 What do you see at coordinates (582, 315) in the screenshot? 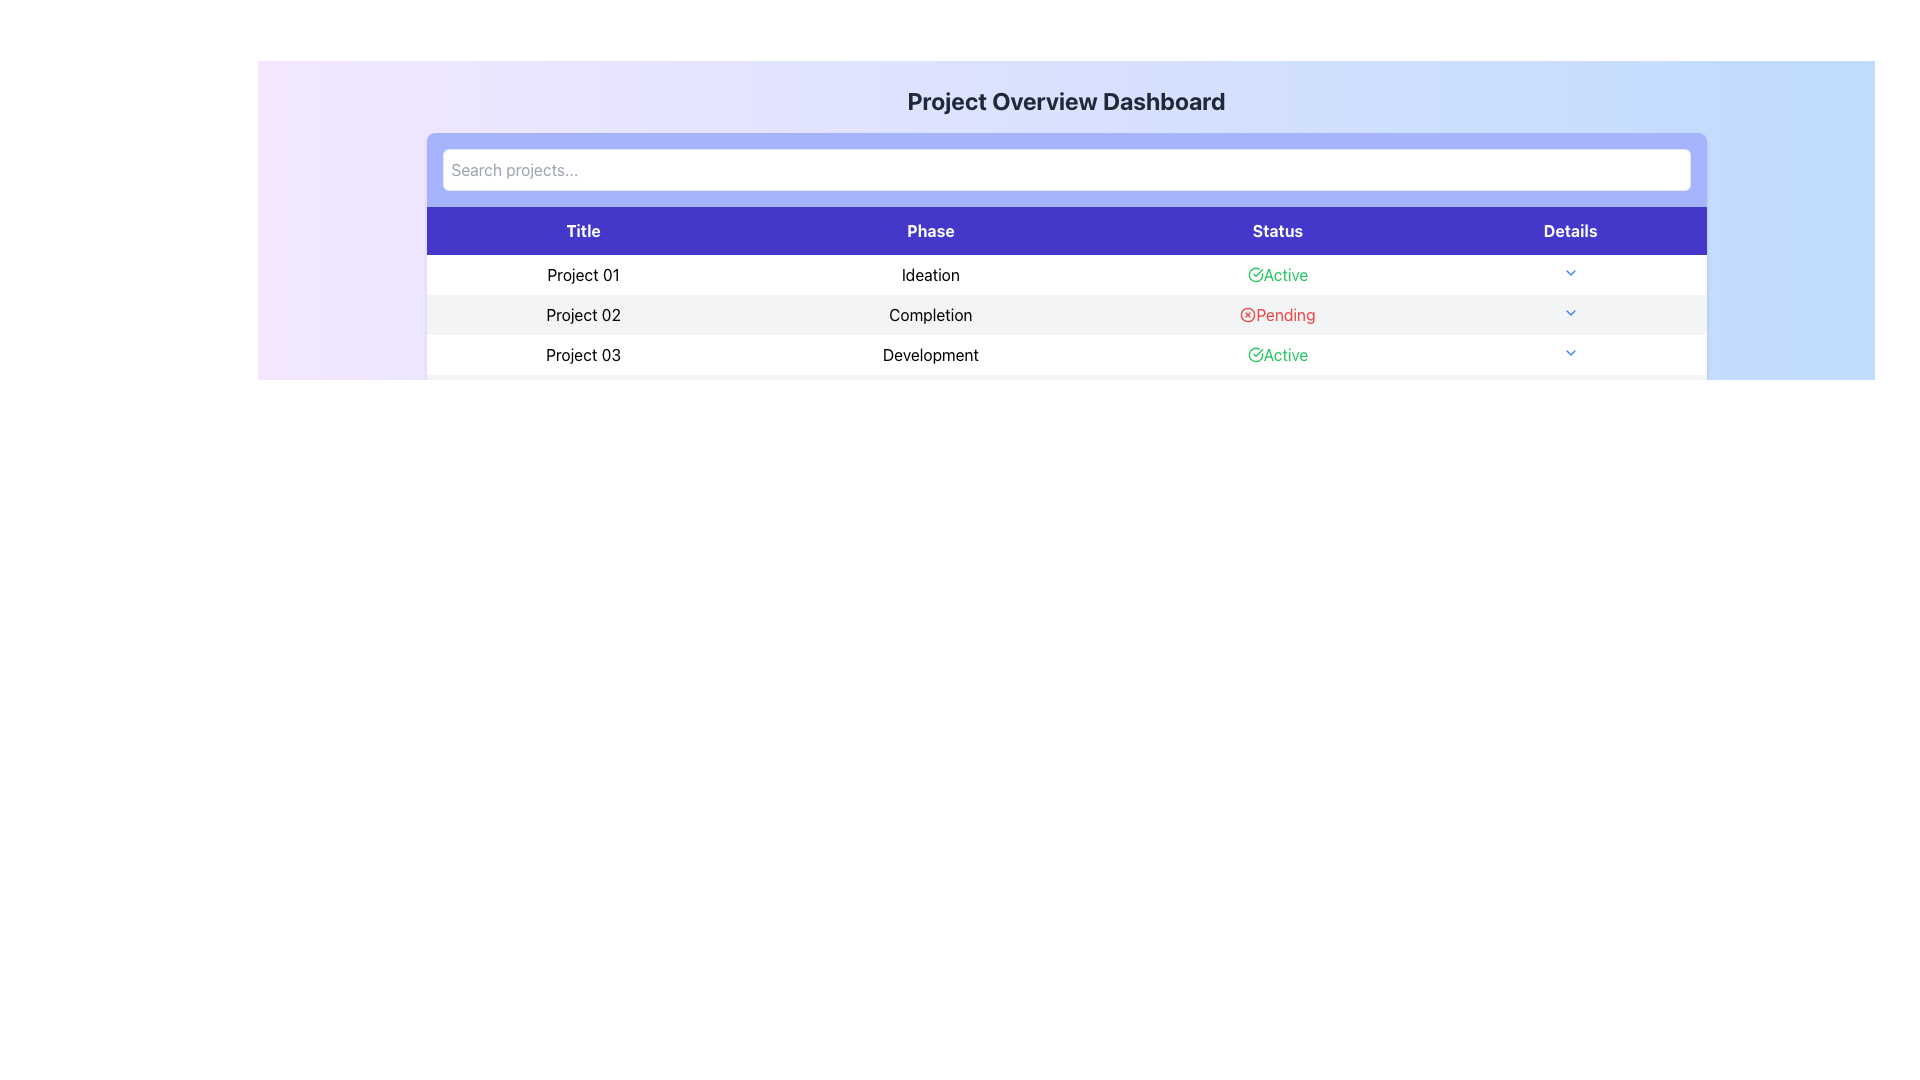
I see `the static text label indicating the name of the project in the second row of the dashboard table, which is located in the first column labeled 'Title'` at bounding box center [582, 315].